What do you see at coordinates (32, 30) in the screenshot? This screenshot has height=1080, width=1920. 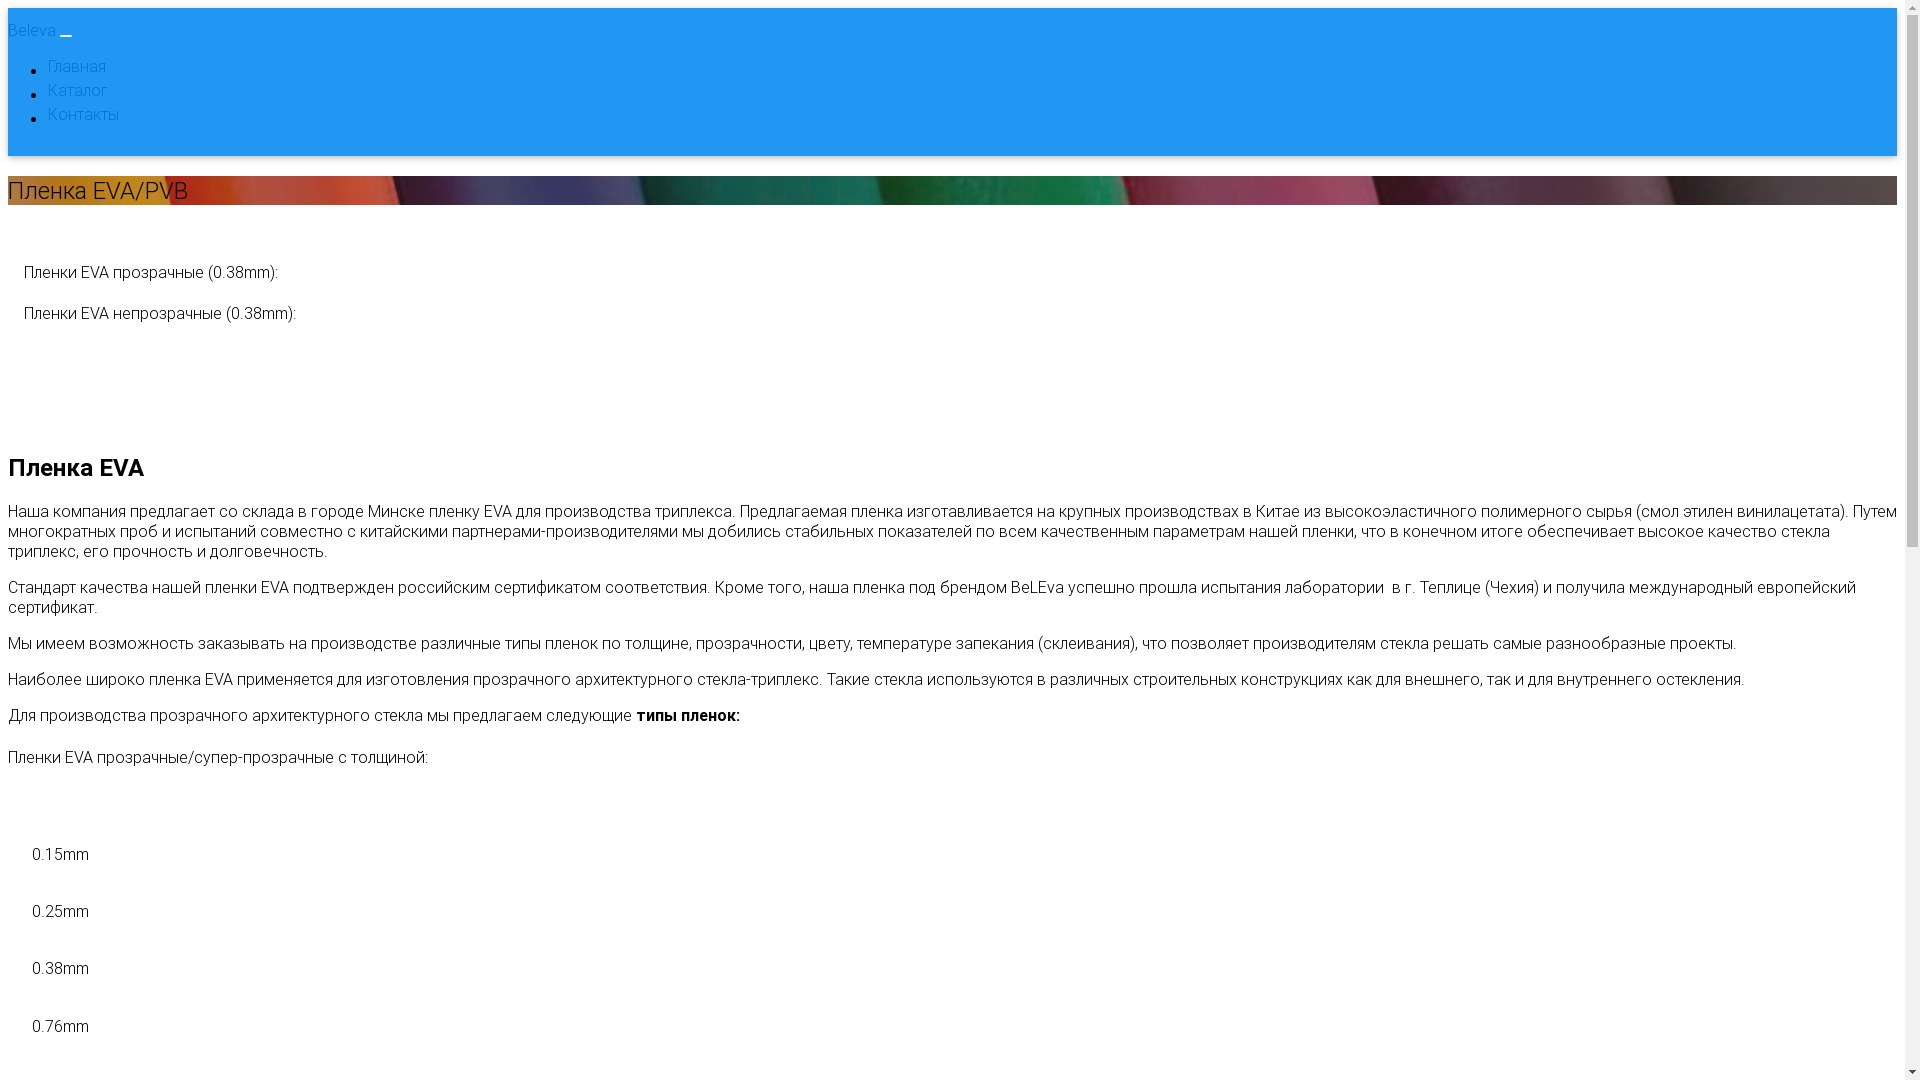 I see `'Beleva'` at bounding box center [32, 30].